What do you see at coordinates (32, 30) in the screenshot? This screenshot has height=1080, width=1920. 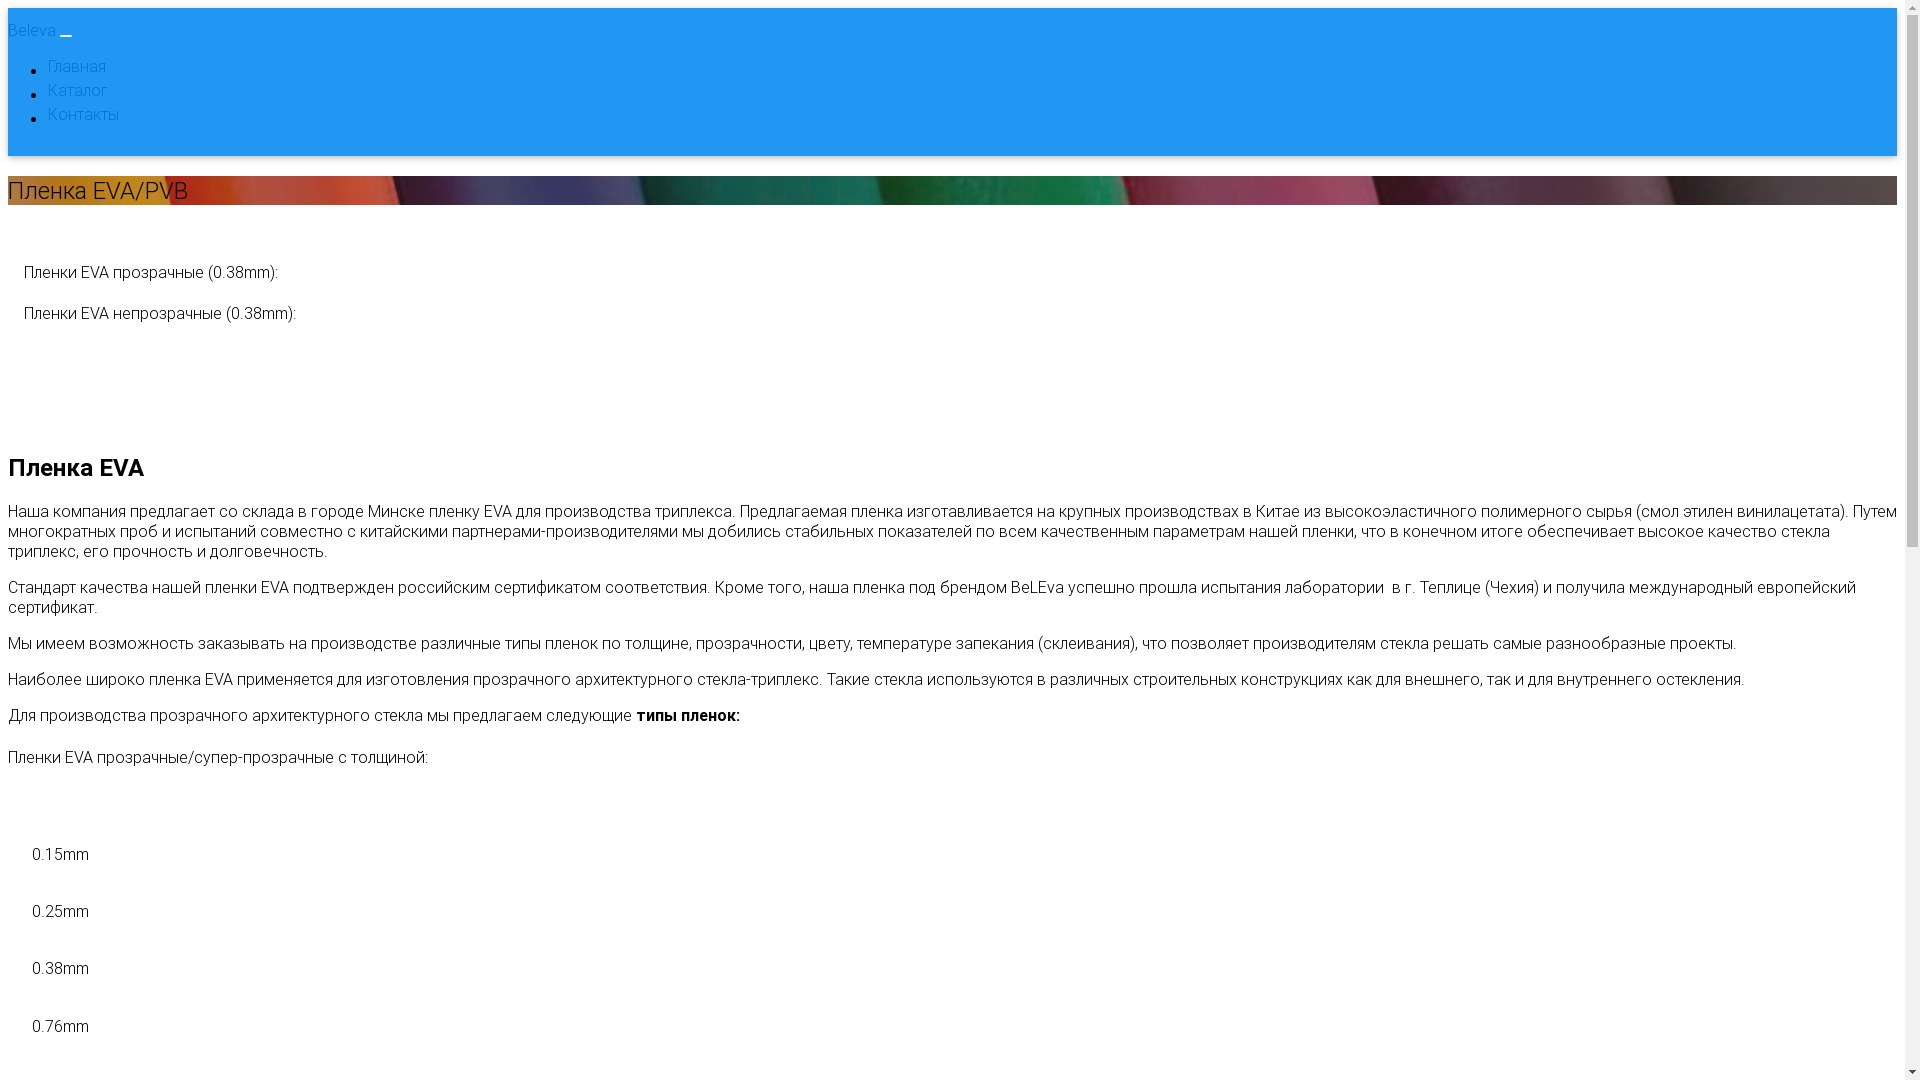 I see `'Beleva'` at bounding box center [32, 30].